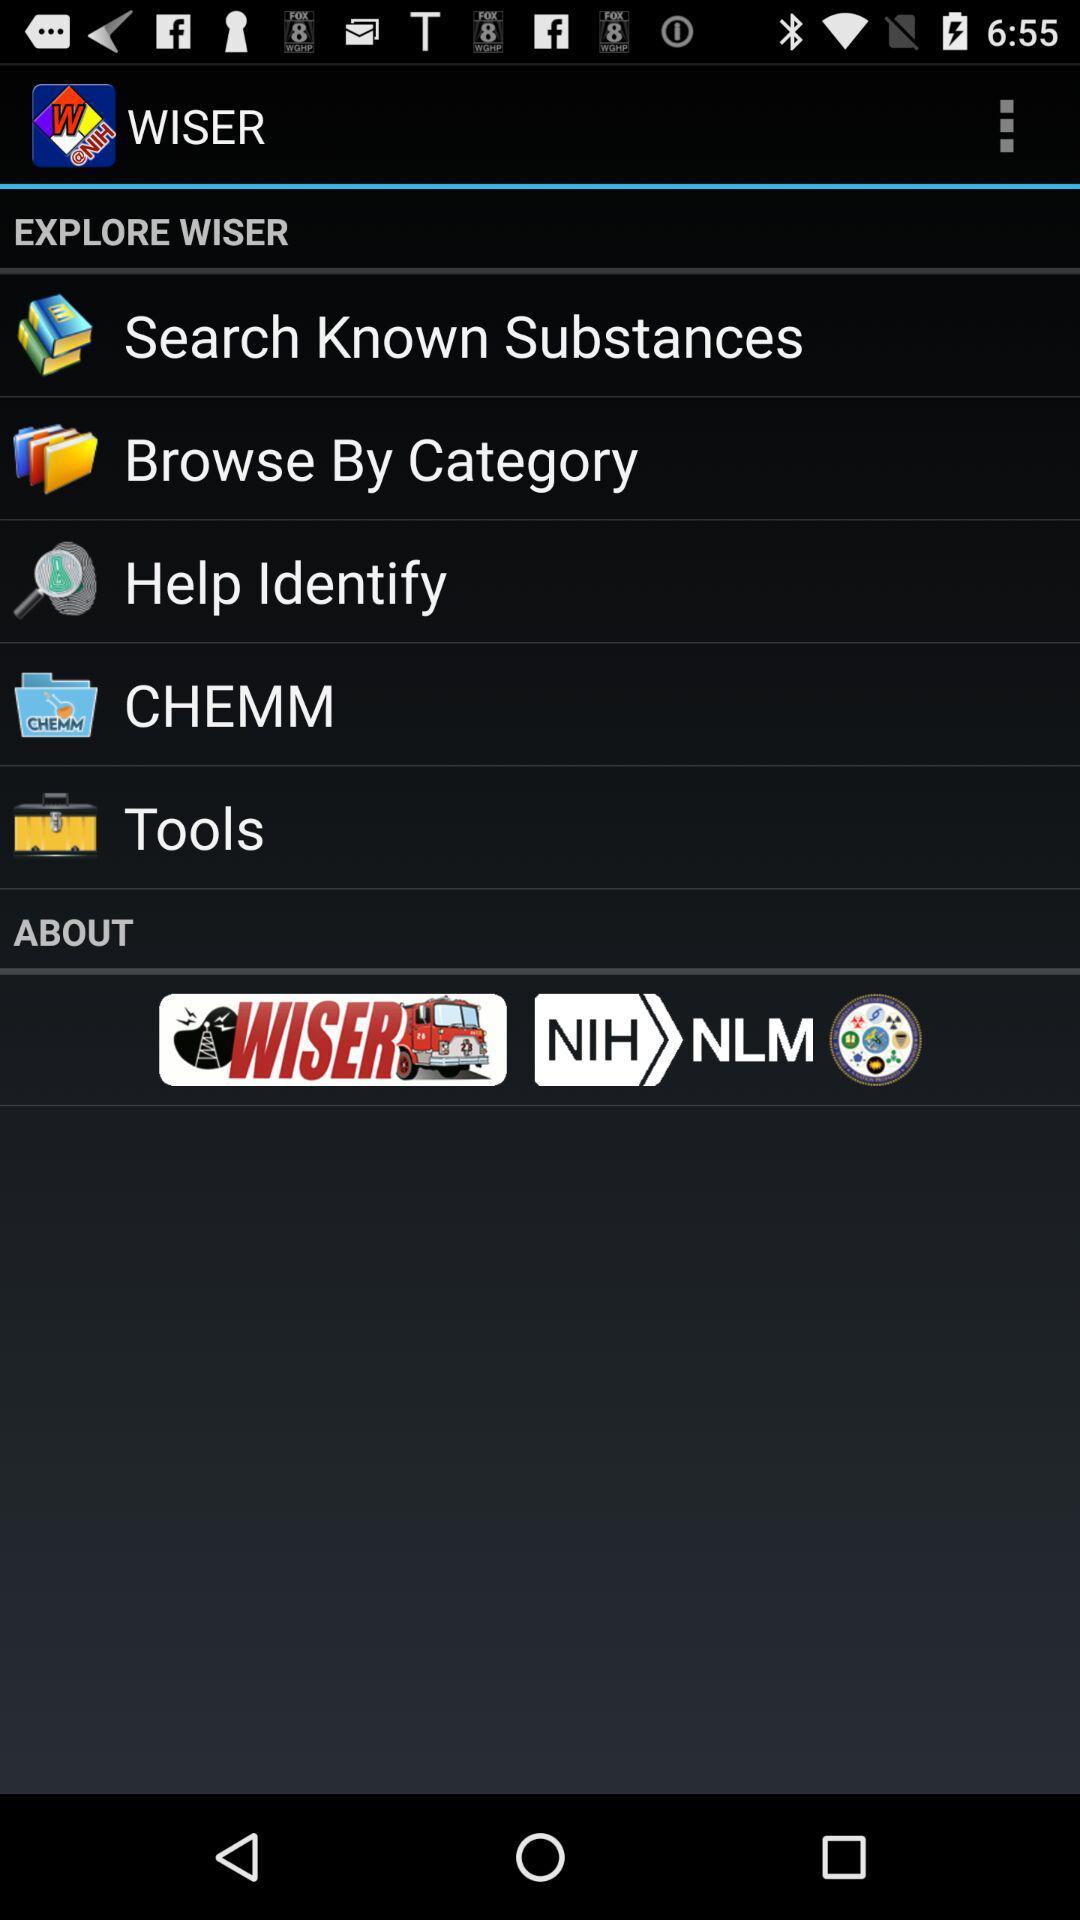  Describe the element at coordinates (600, 703) in the screenshot. I see `chemm` at that location.